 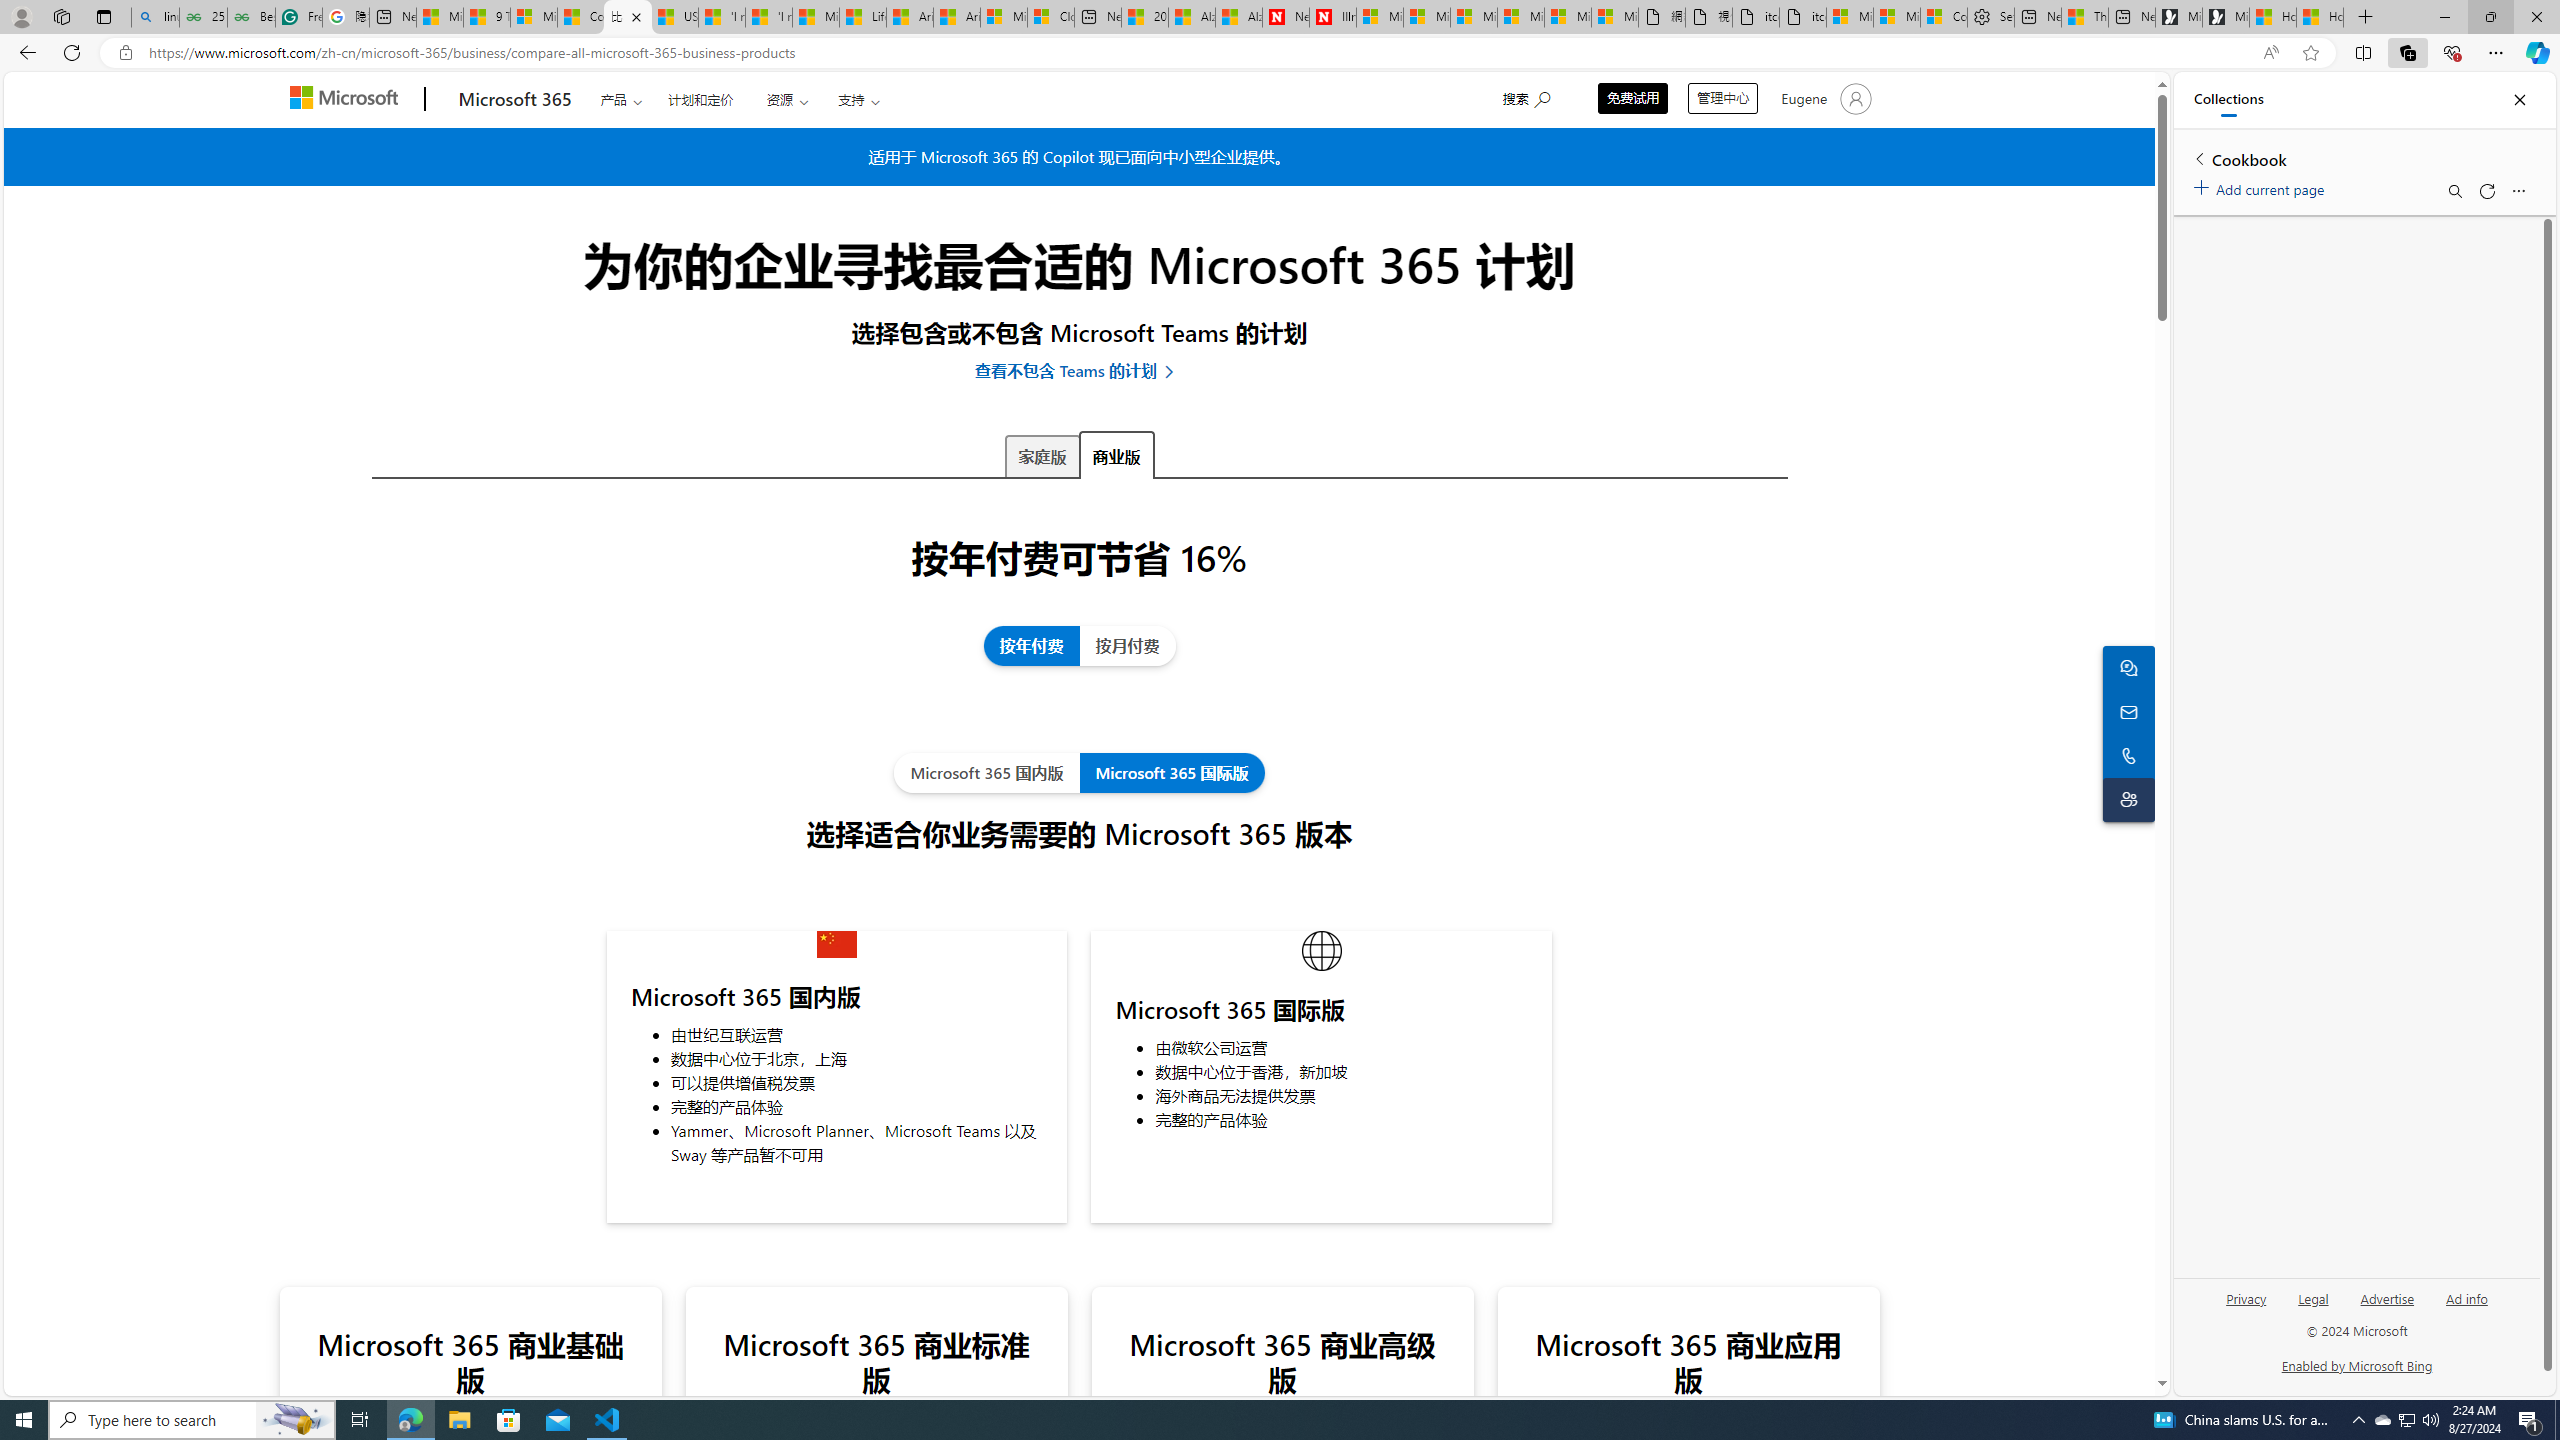 I want to click on 'Cloud Computing Services | Microsoft Azure', so click(x=1049, y=16).